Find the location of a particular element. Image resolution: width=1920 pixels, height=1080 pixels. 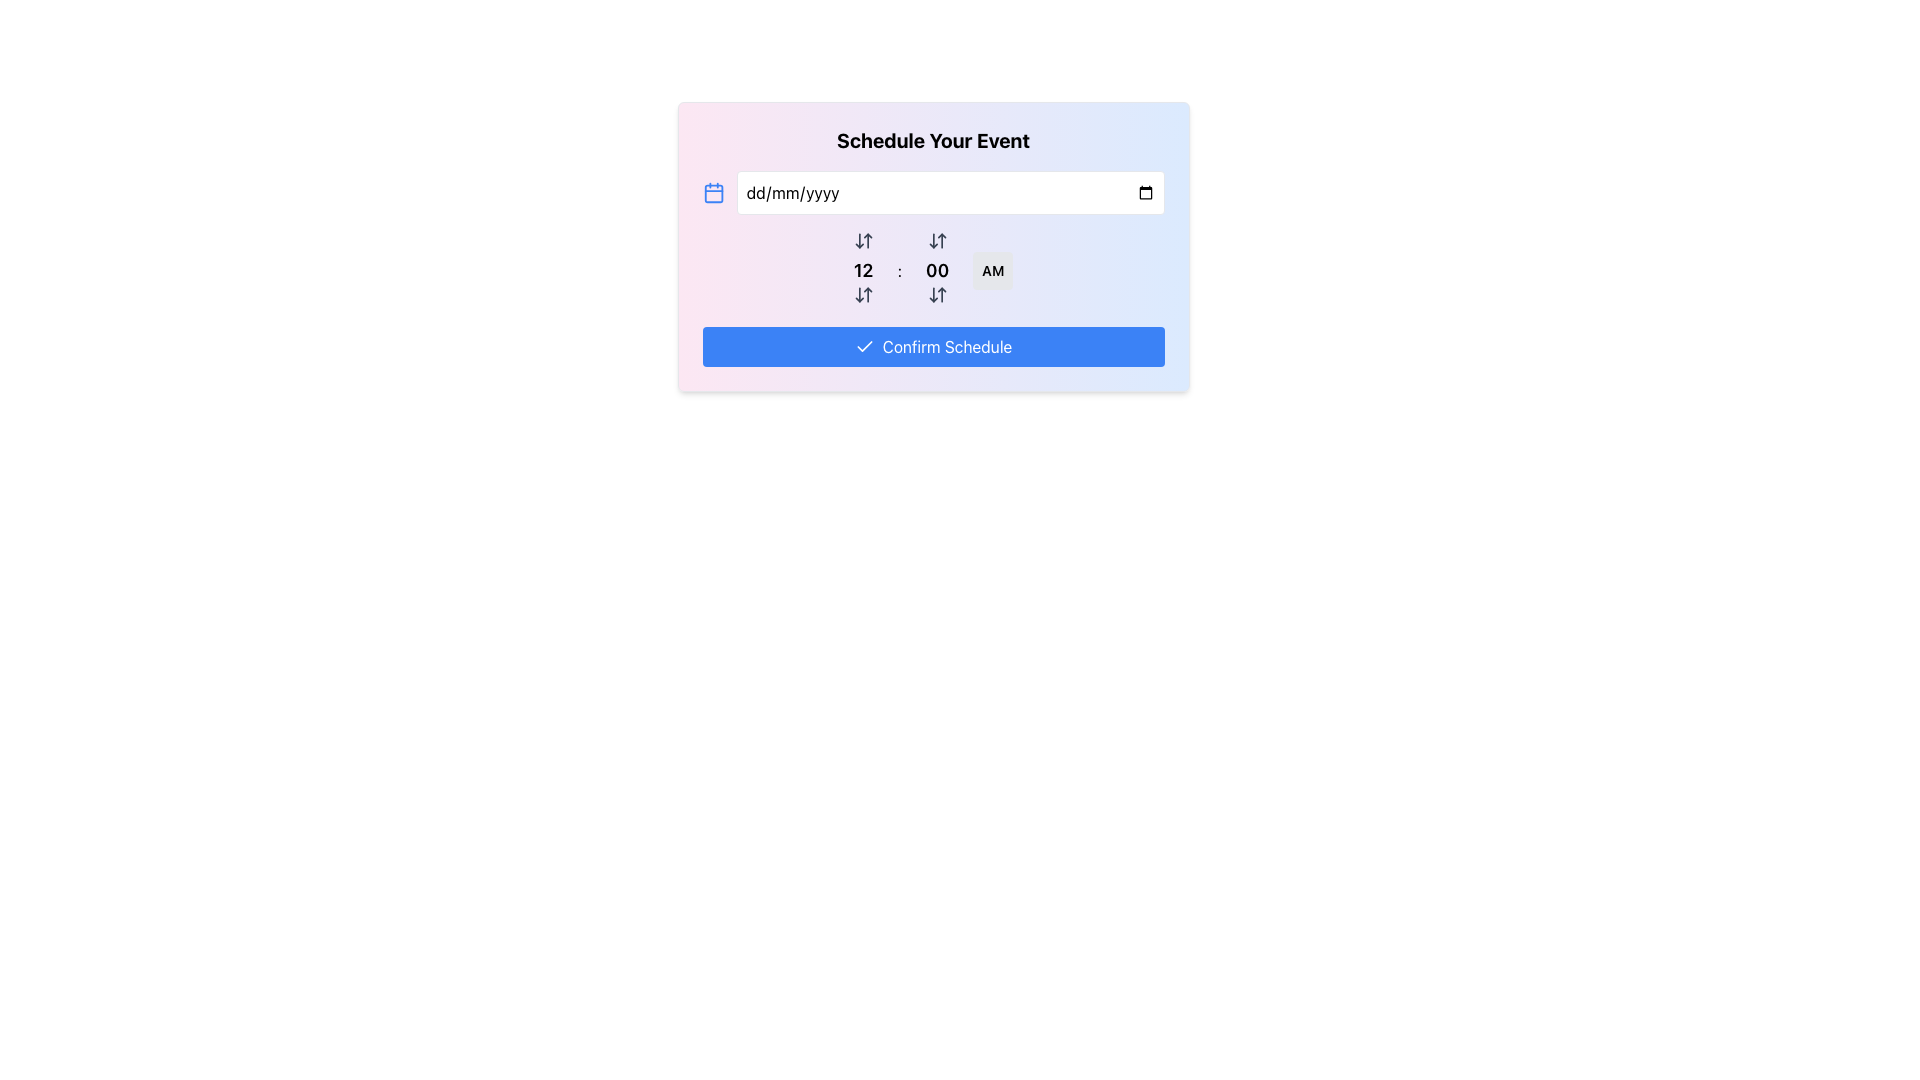

the text display showing '00' in the time-selection interface, which is centrally positioned between the hour and AM/PM selectors is located at coordinates (936, 270).